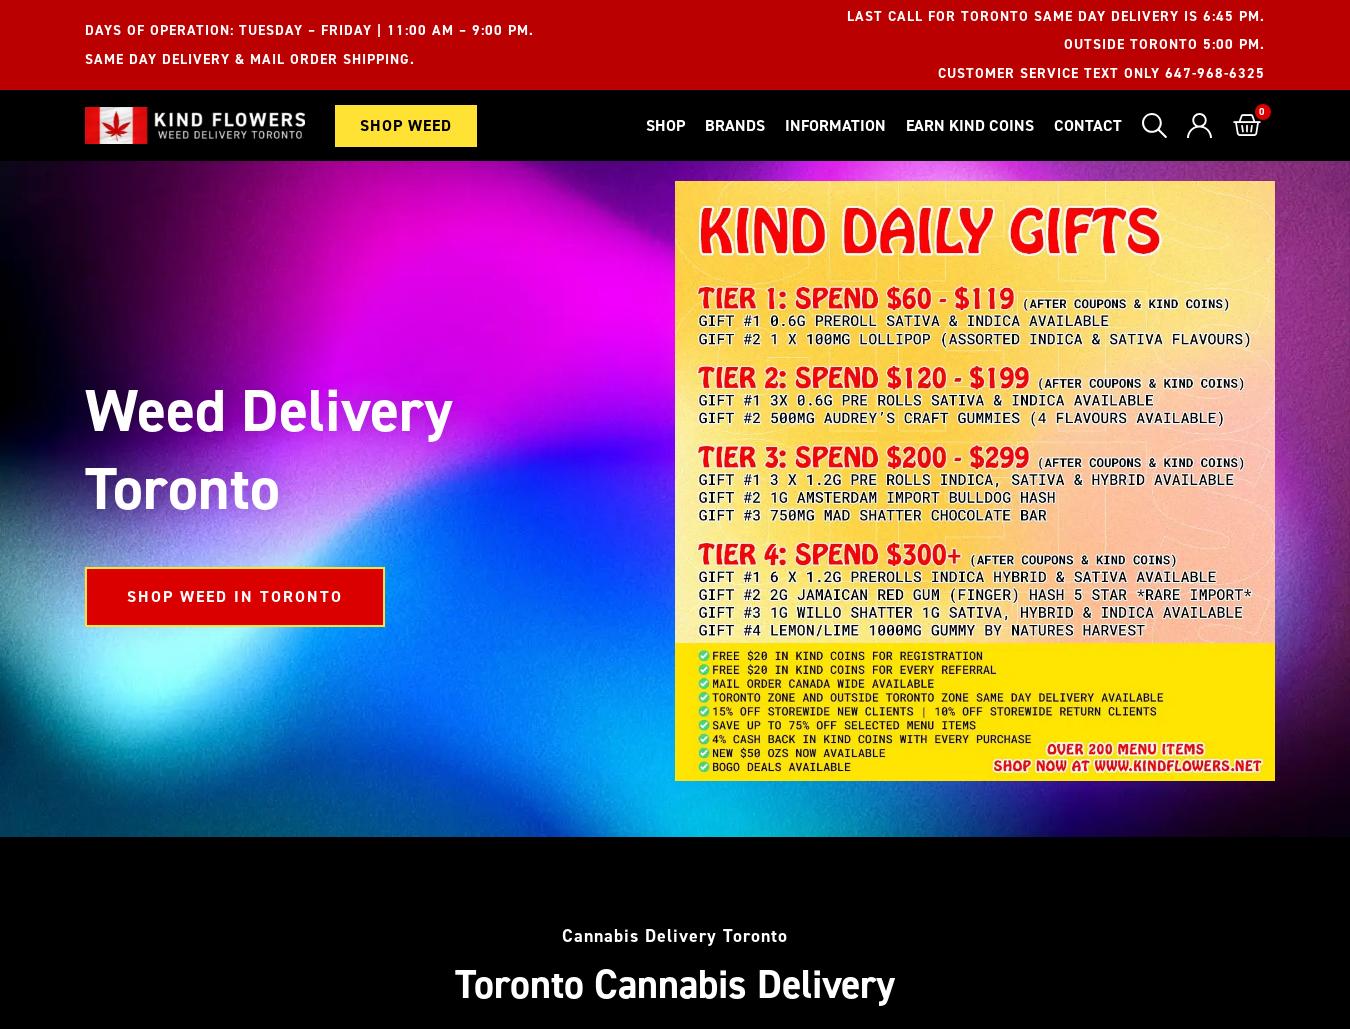  I want to click on 'DAYS OF OPERATION: TUESDAY – FRIDAY | 11:00 AM – 9:00 PM.', so click(84, 30).